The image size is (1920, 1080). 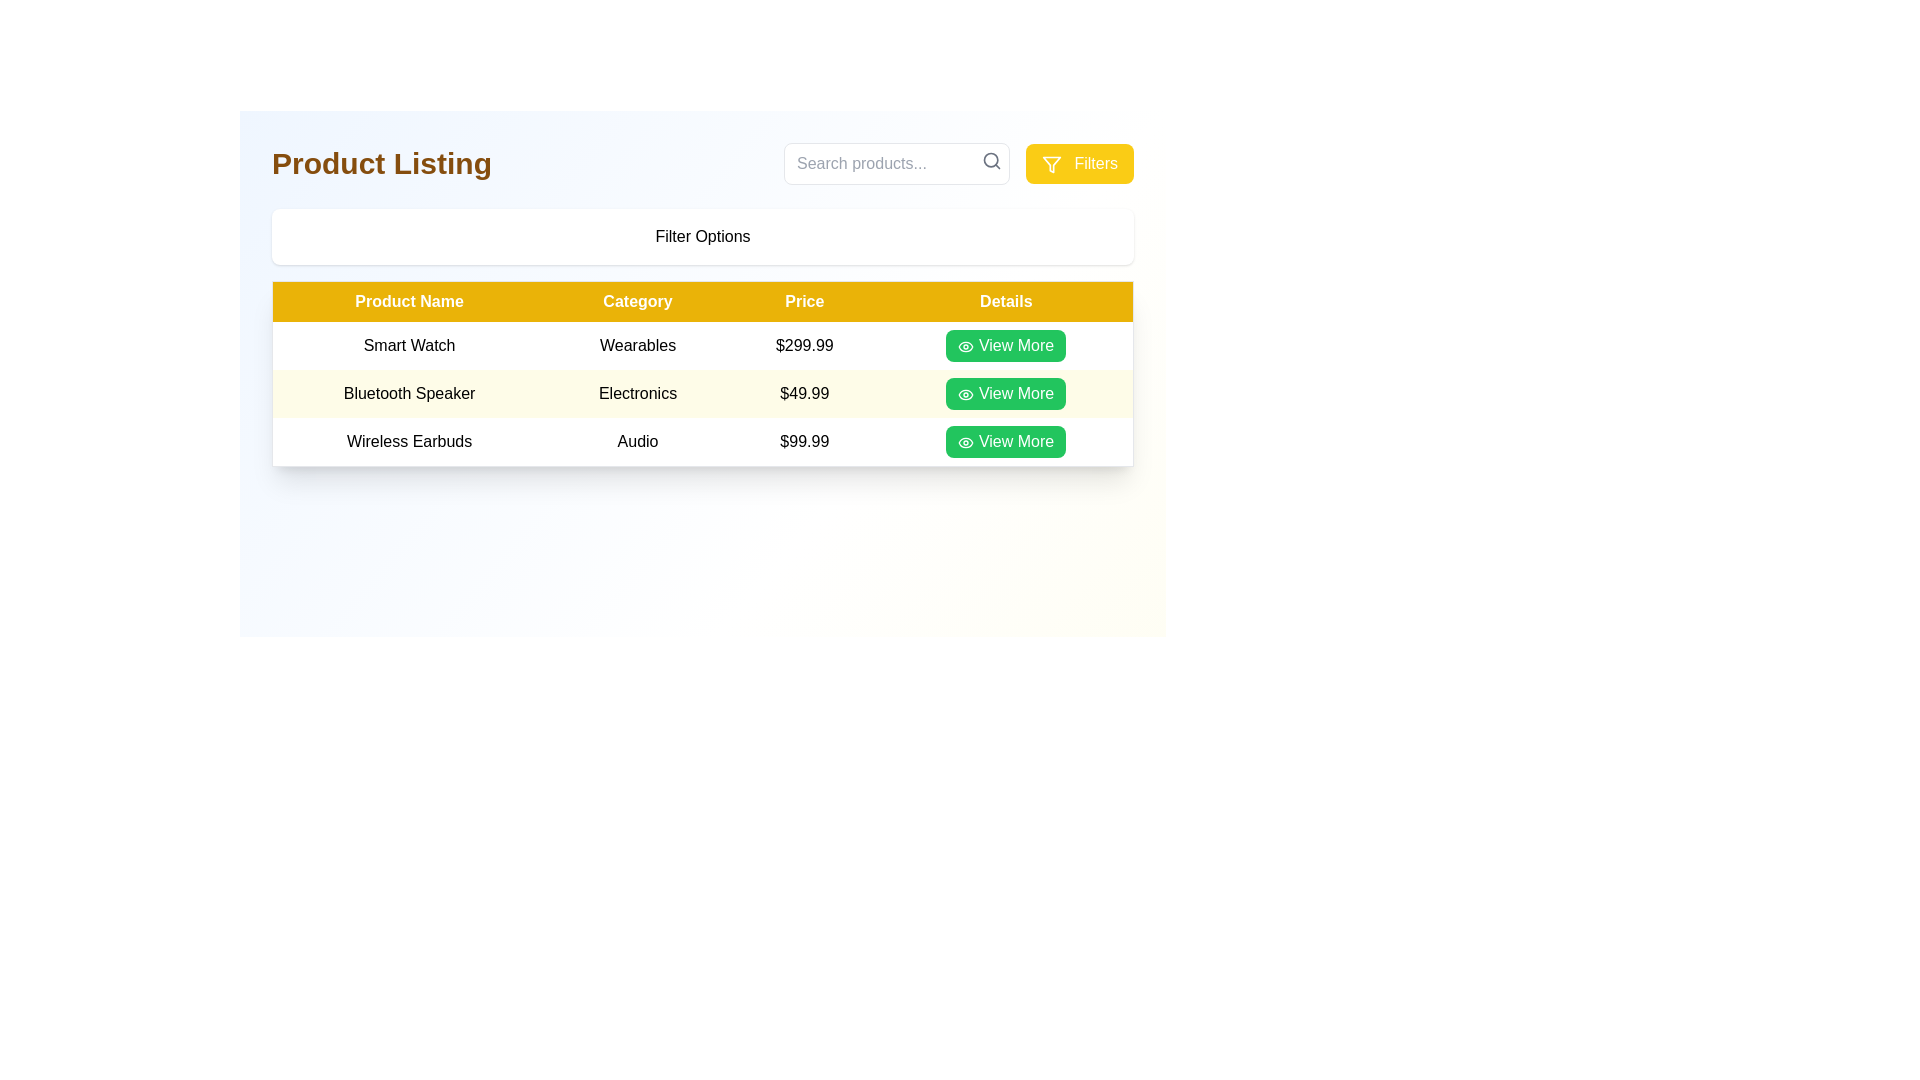 I want to click on the price label for the 'Wireless Earbuds' product, located in the third row under the 'Price' column, between the 'Audio' category cell and the 'View More' button, so click(x=804, y=441).